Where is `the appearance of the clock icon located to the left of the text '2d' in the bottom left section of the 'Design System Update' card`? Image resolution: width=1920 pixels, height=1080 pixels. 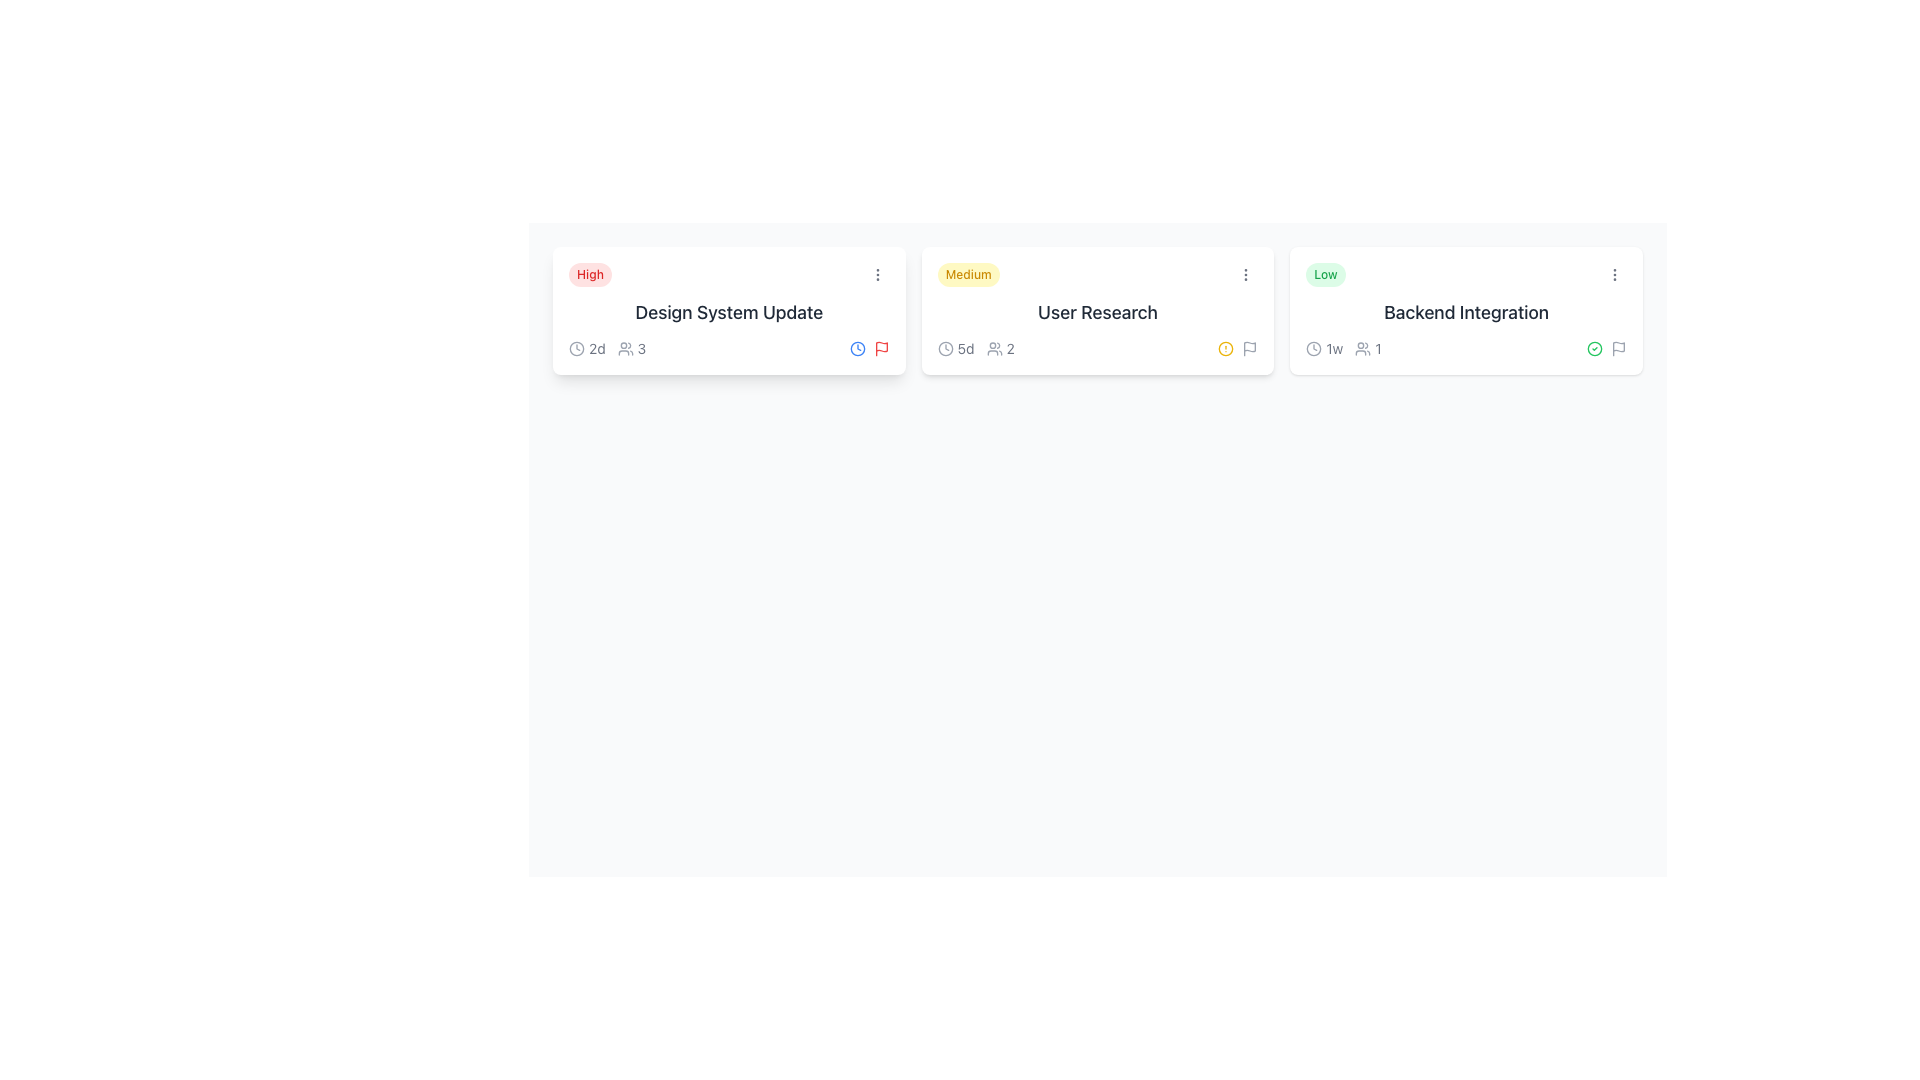 the appearance of the clock icon located to the left of the text '2d' in the bottom left section of the 'Design System Update' card is located at coordinates (575, 347).